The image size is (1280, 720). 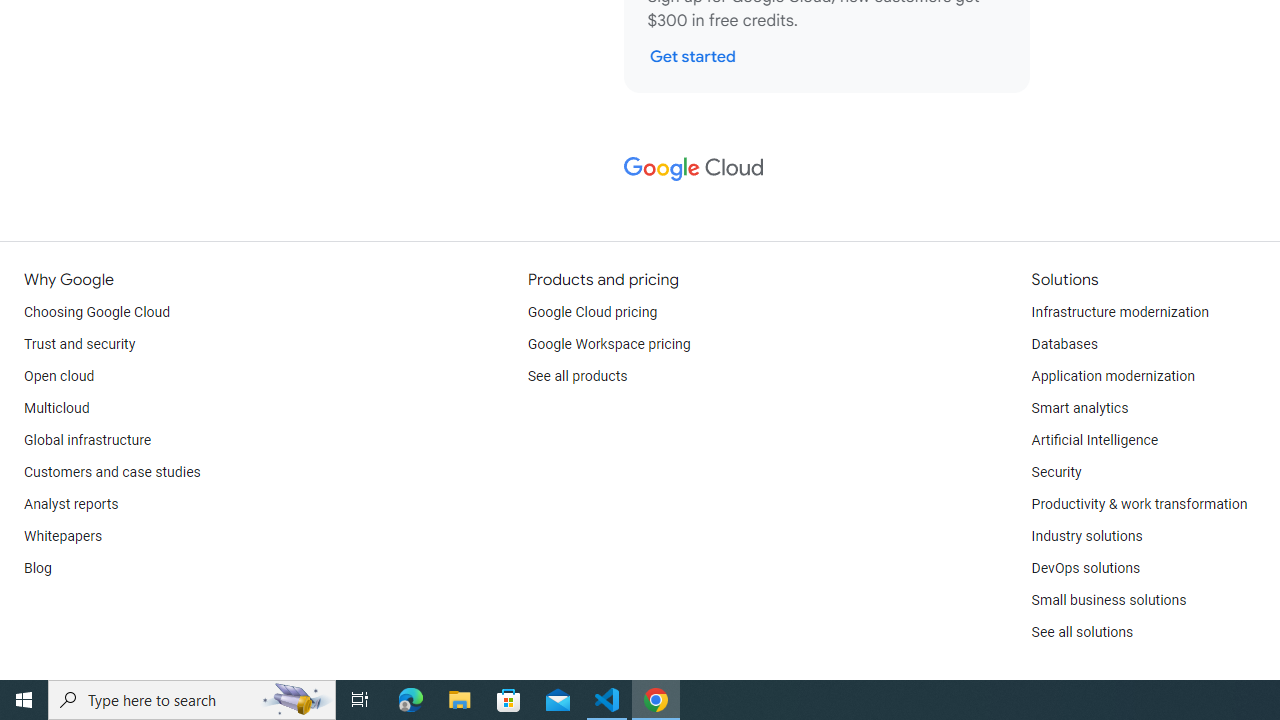 What do you see at coordinates (1139, 504) in the screenshot?
I see `'Productivity & work transformation'` at bounding box center [1139, 504].